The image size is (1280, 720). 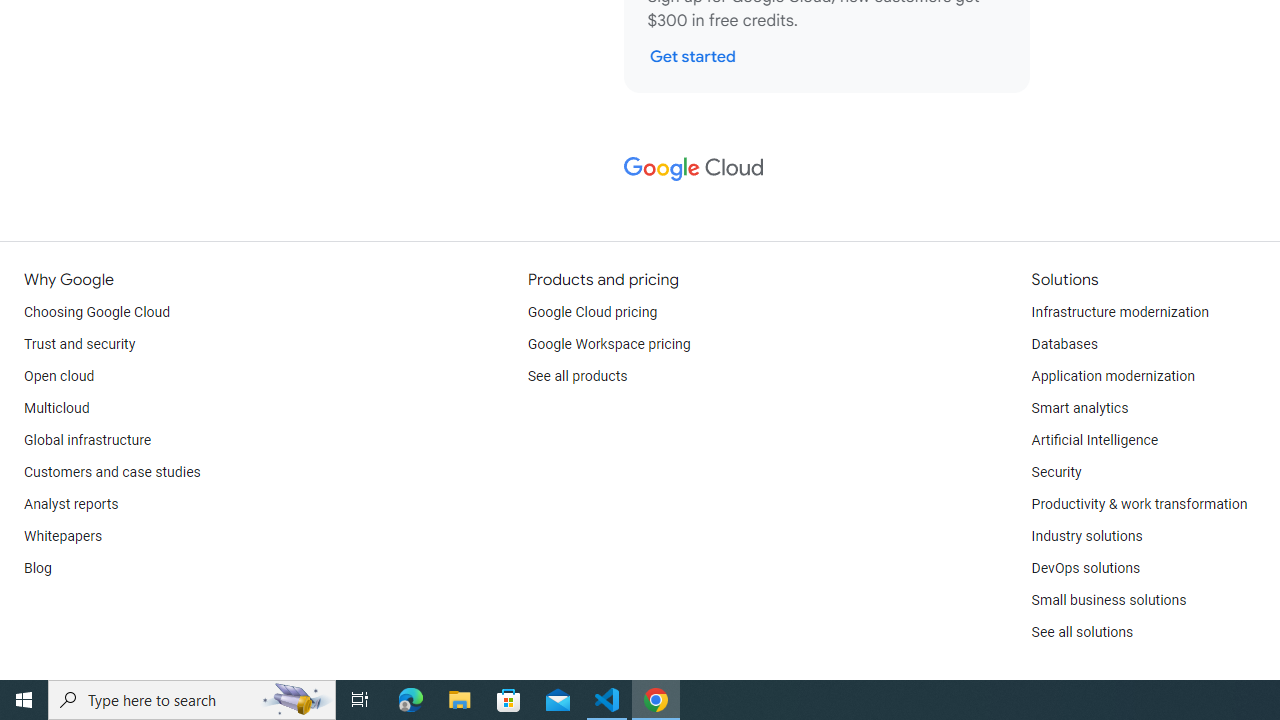 What do you see at coordinates (1139, 504) in the screenshot?
I see `'Productivity & work transformation'` at bounding box center [1139, 504].